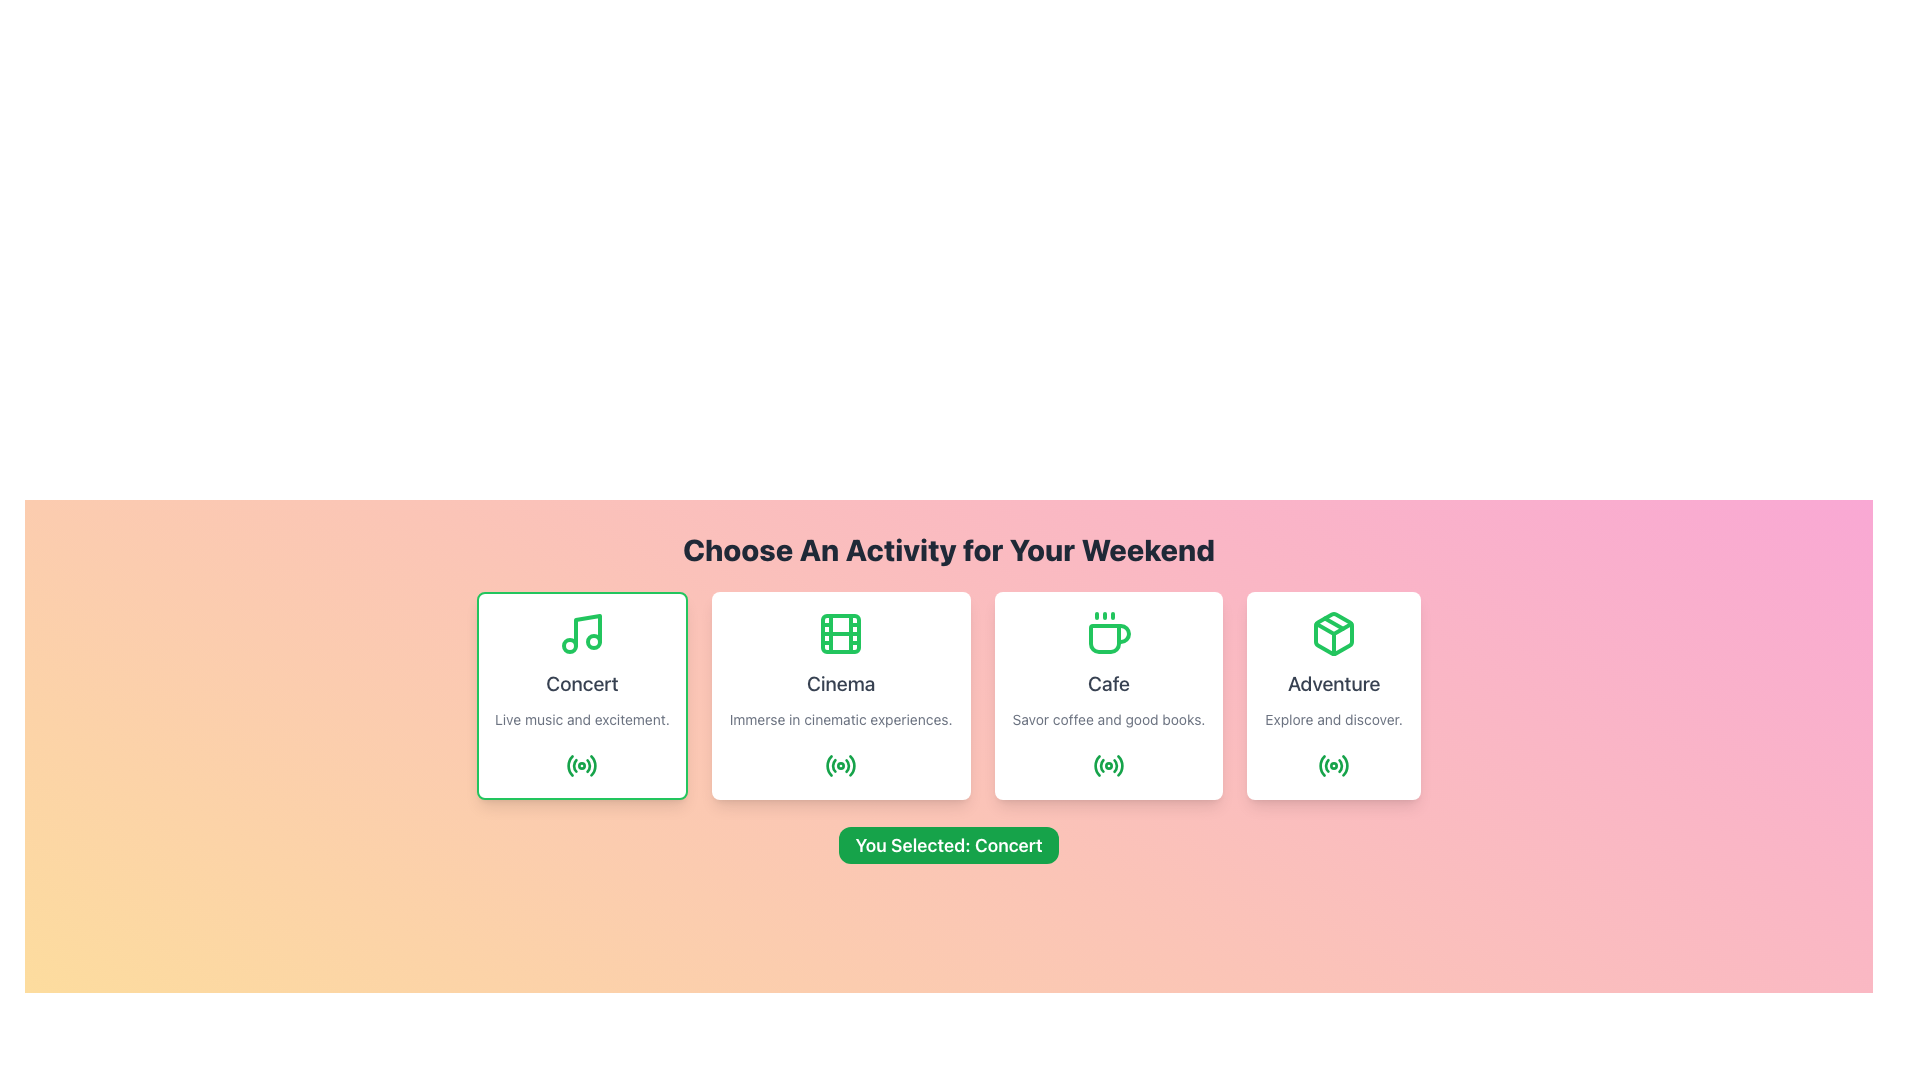  Describe the element at coordinates (1334, 633) in the screenshot. I see `the 'Adventure' icon located in the activity selection interface, which is the topmost component of the fourth card from the left` at that location.